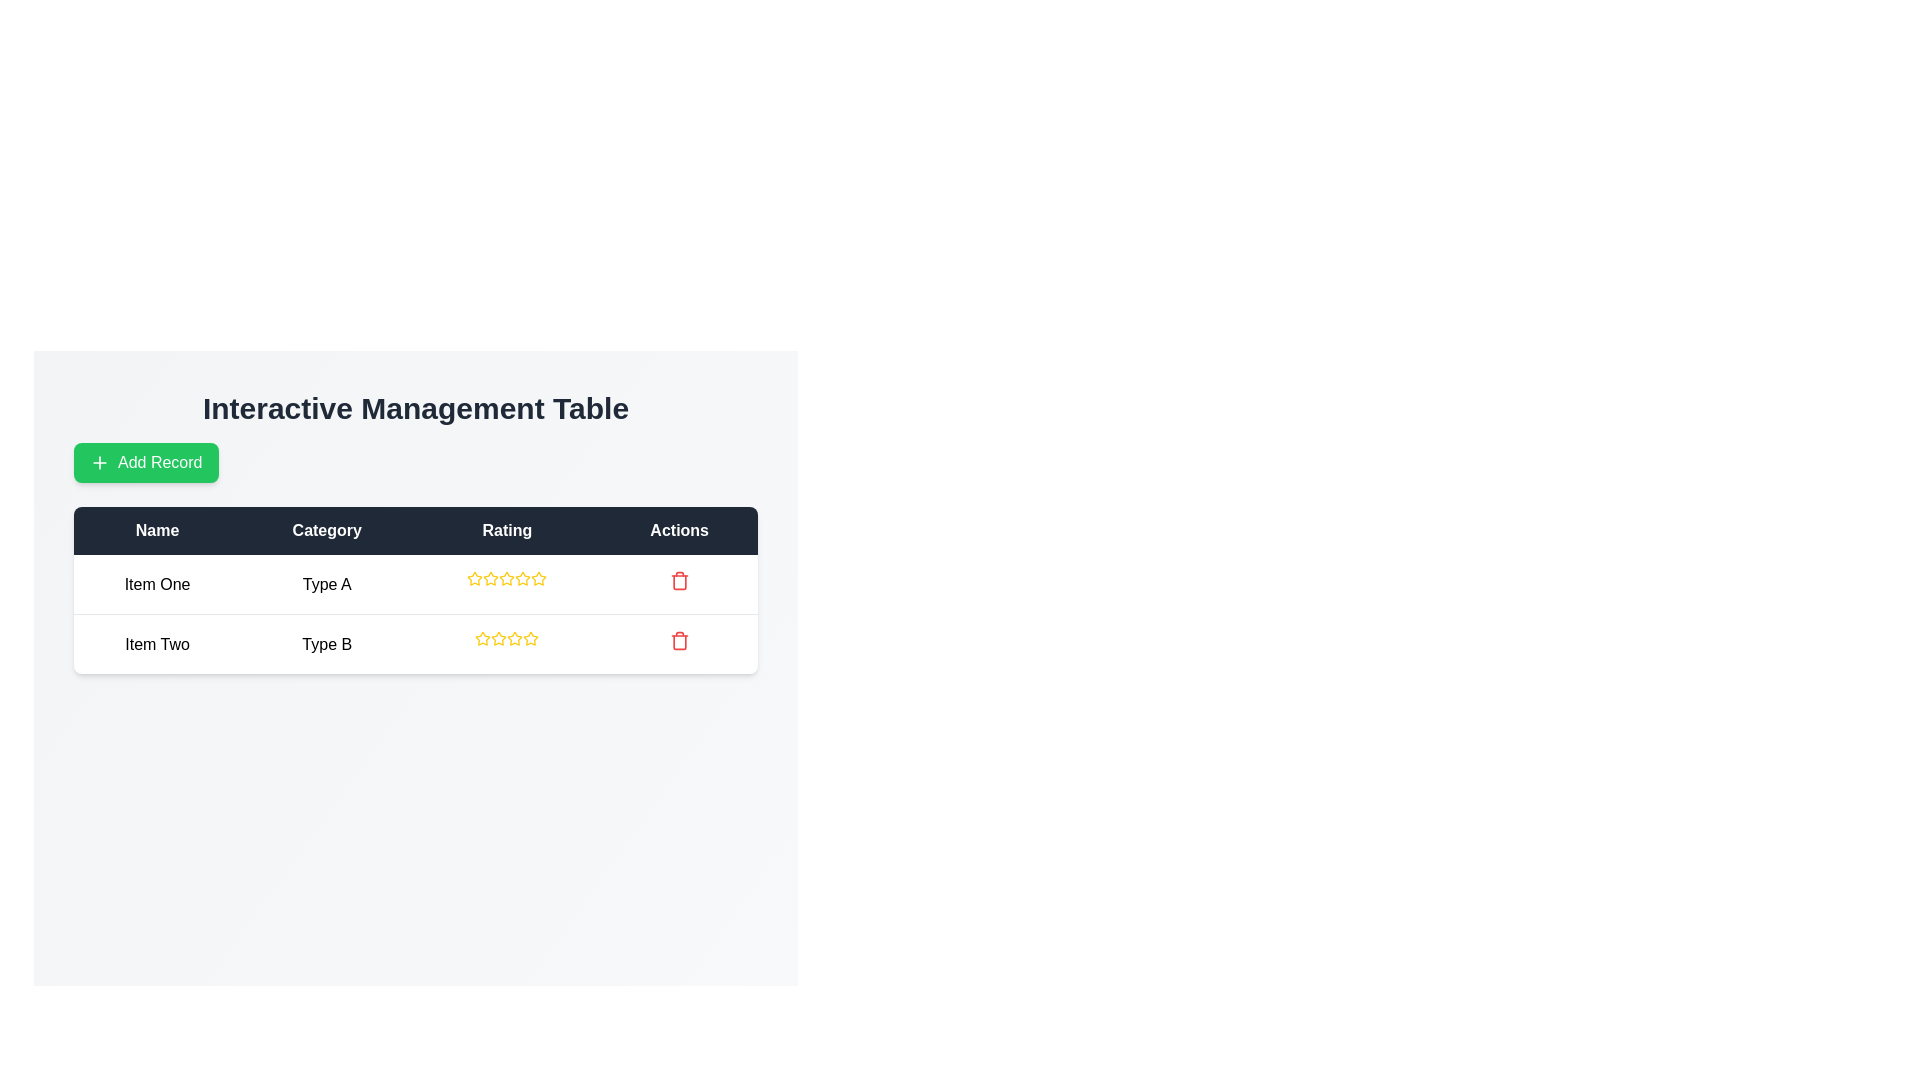  Describe the element at coordinates (539, 578) in the screenshot. I see `the third graphical rating star icon in the 'Rating' column of the first row labeled 'Item One' to rate` at that location.